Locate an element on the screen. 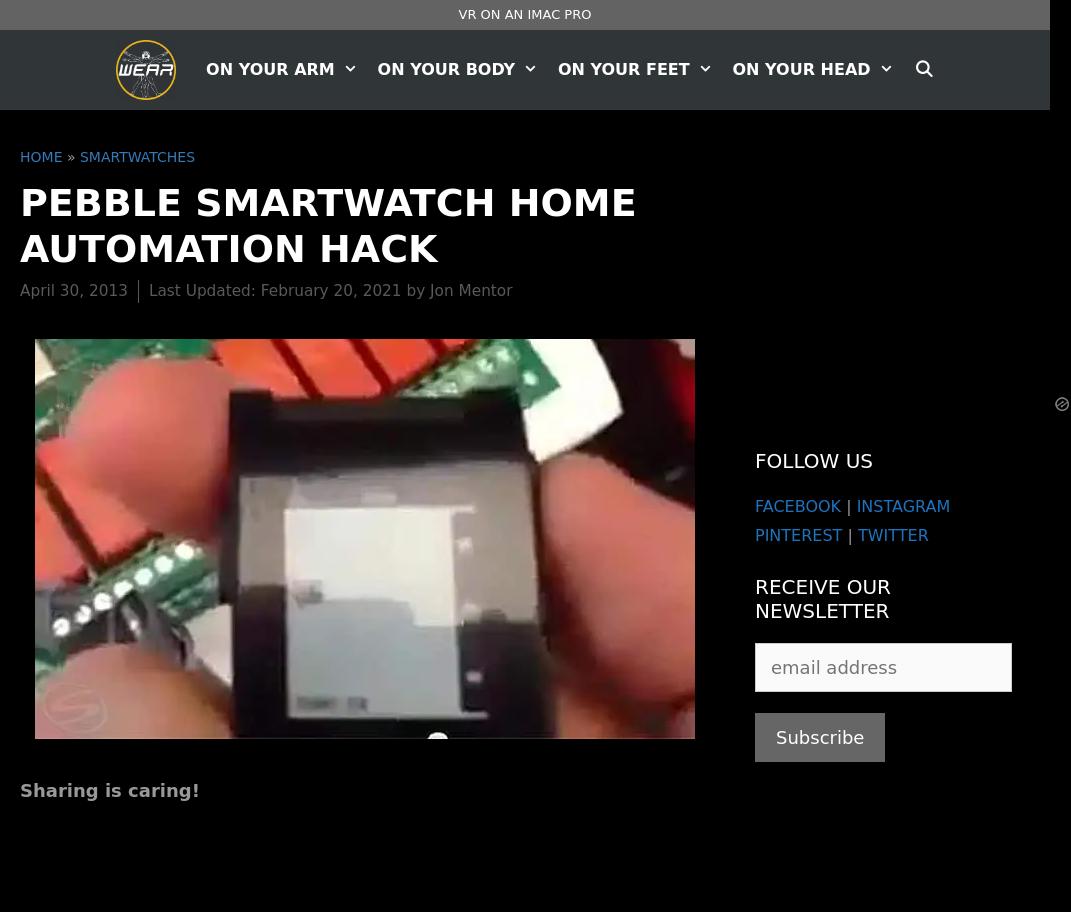 The image size is (1071, 912). 'Receive Our Newsletter' is located at coordinates (821, 596).